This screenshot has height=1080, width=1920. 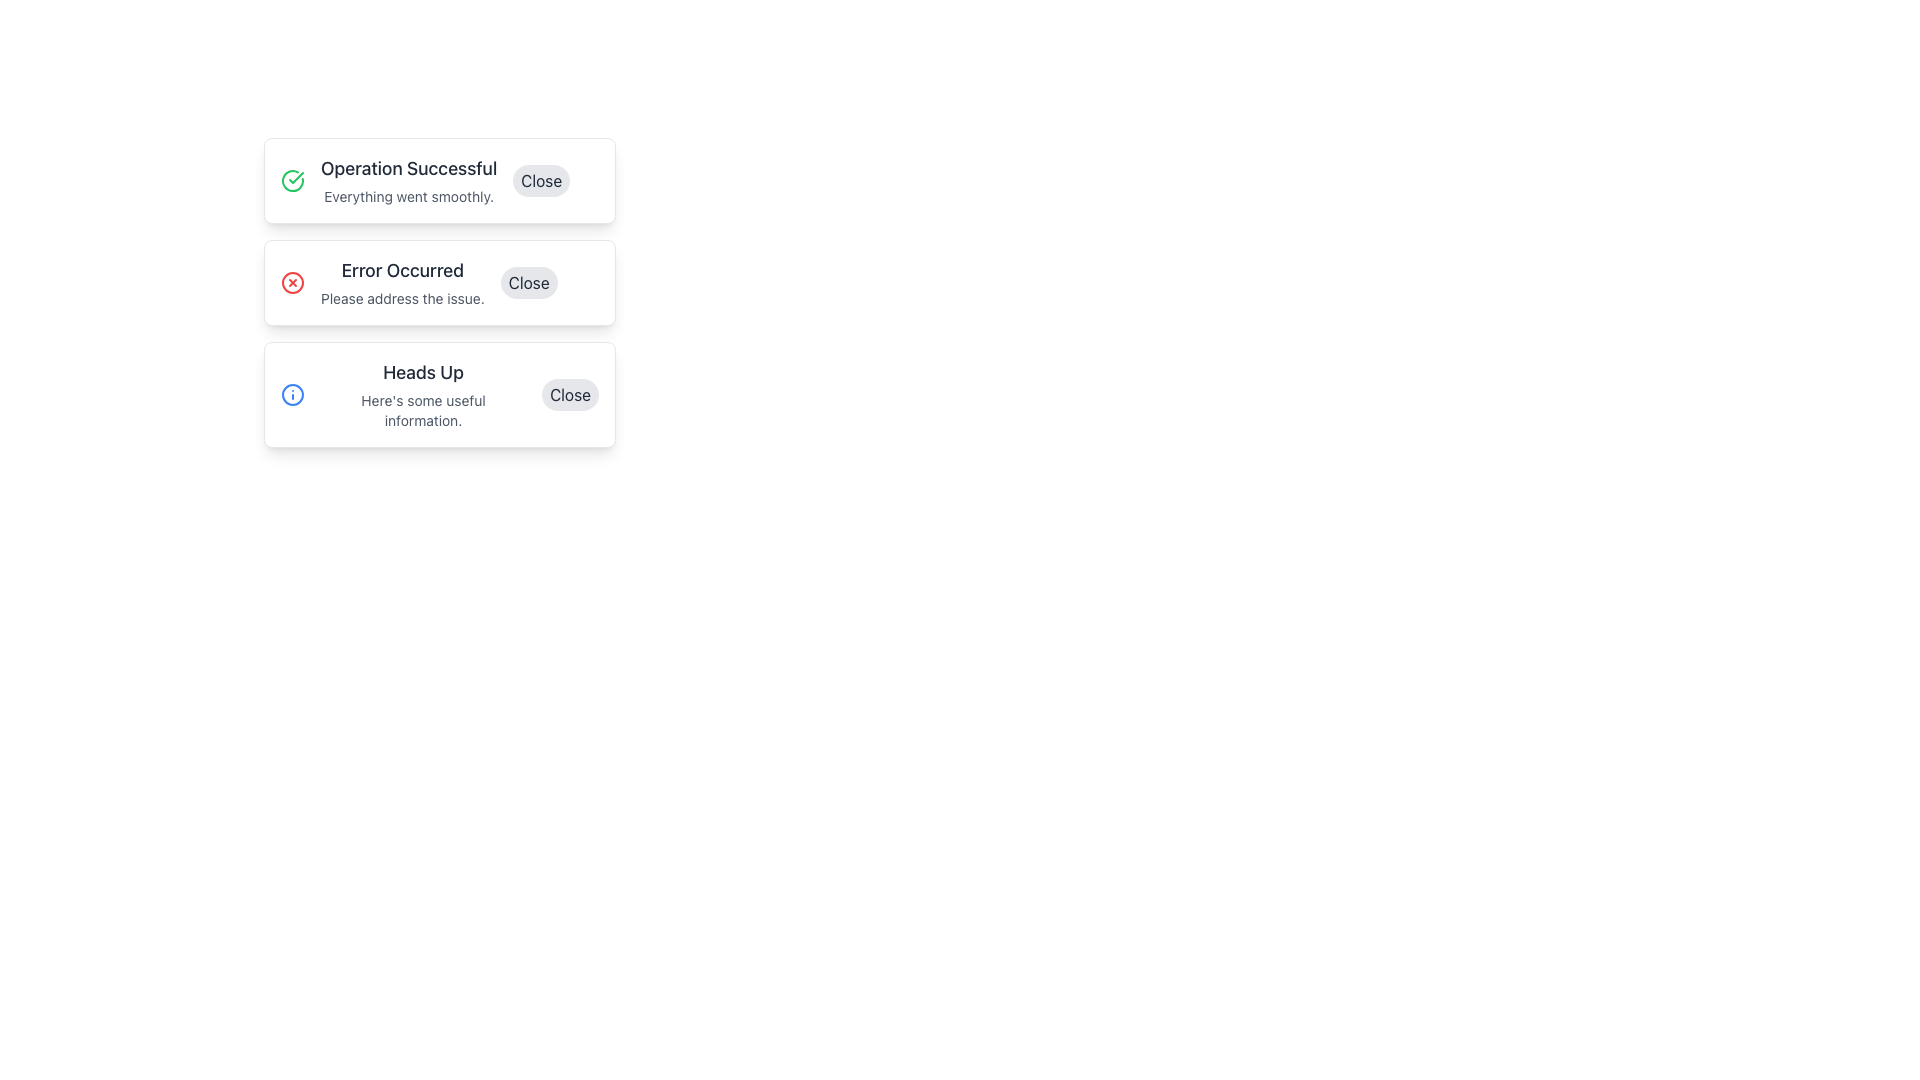 What do you see at coordinates (541, 181) in the screenshot?
I see `the close button located at the upper-right corner of the notification card displaying 'Operation Successful' to trigger the background color change` at bounding box center [541, 181].